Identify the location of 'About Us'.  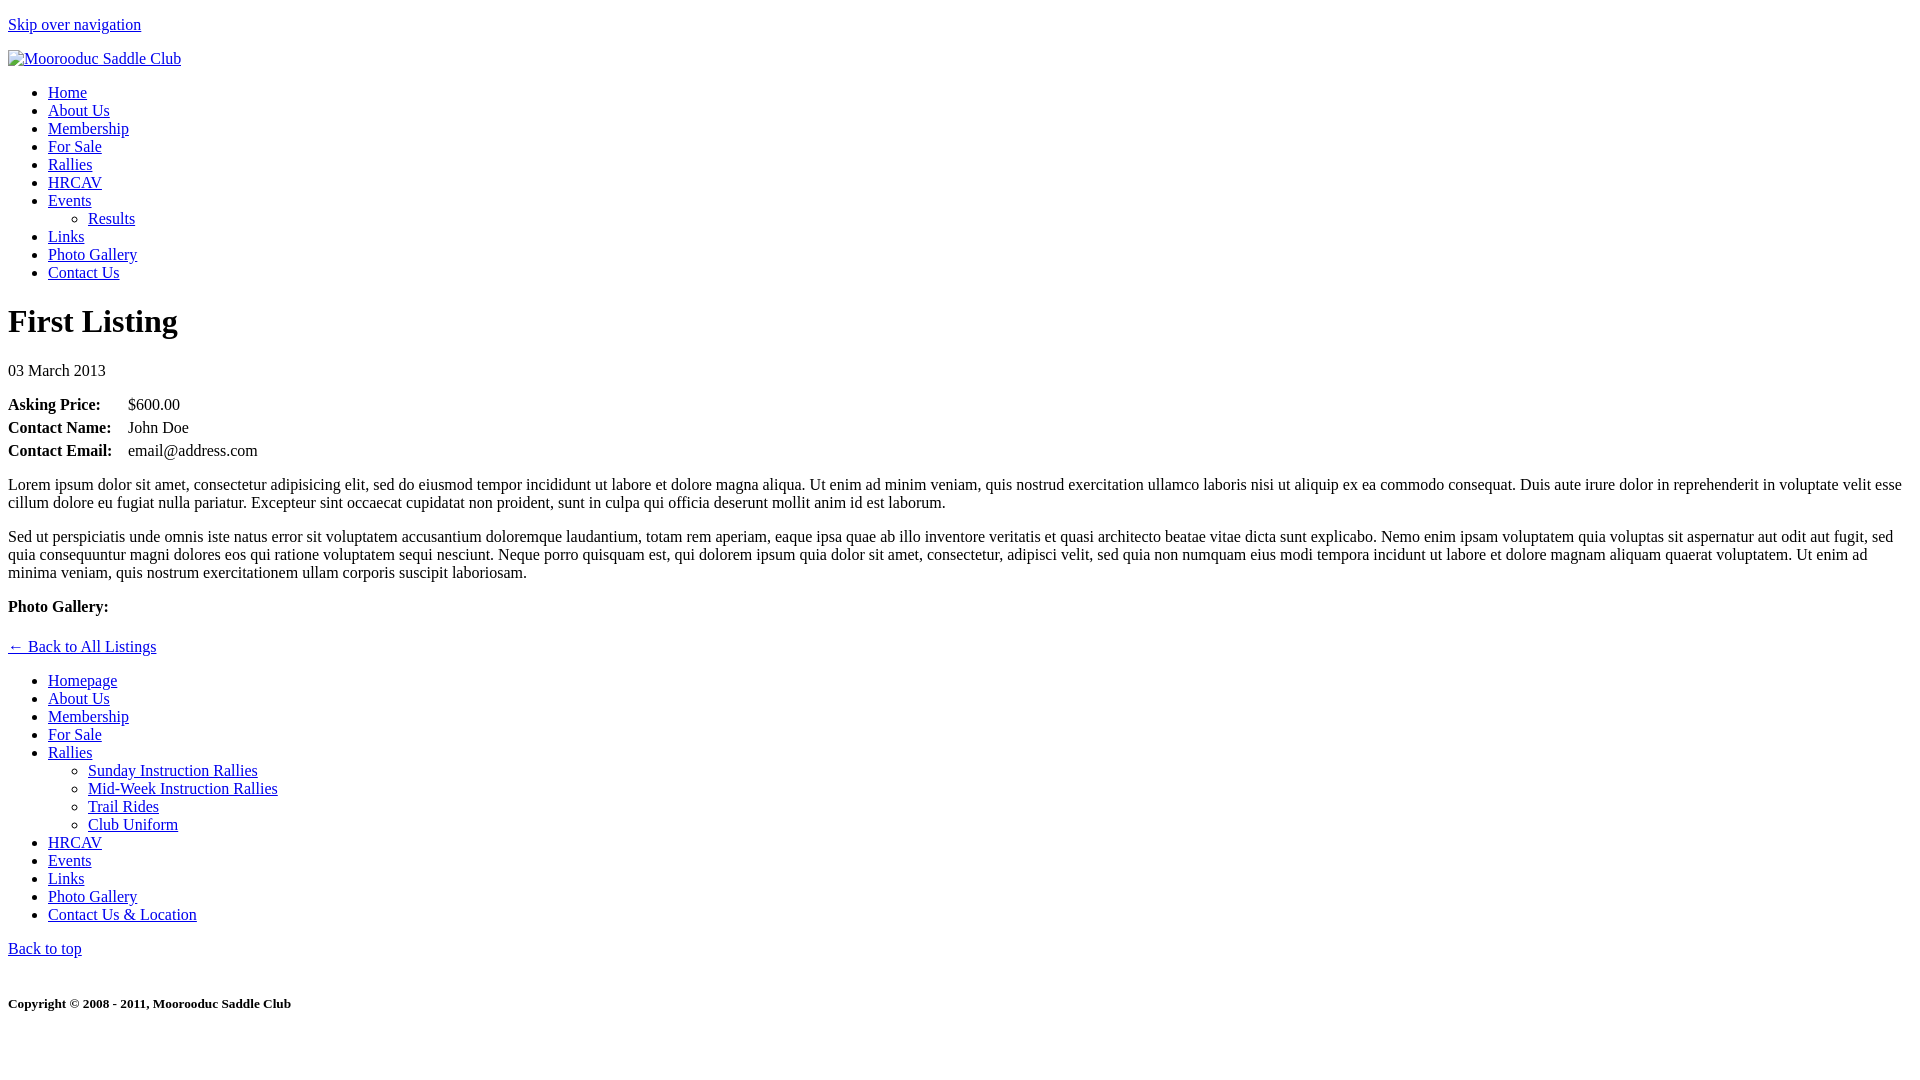
(78, 110).